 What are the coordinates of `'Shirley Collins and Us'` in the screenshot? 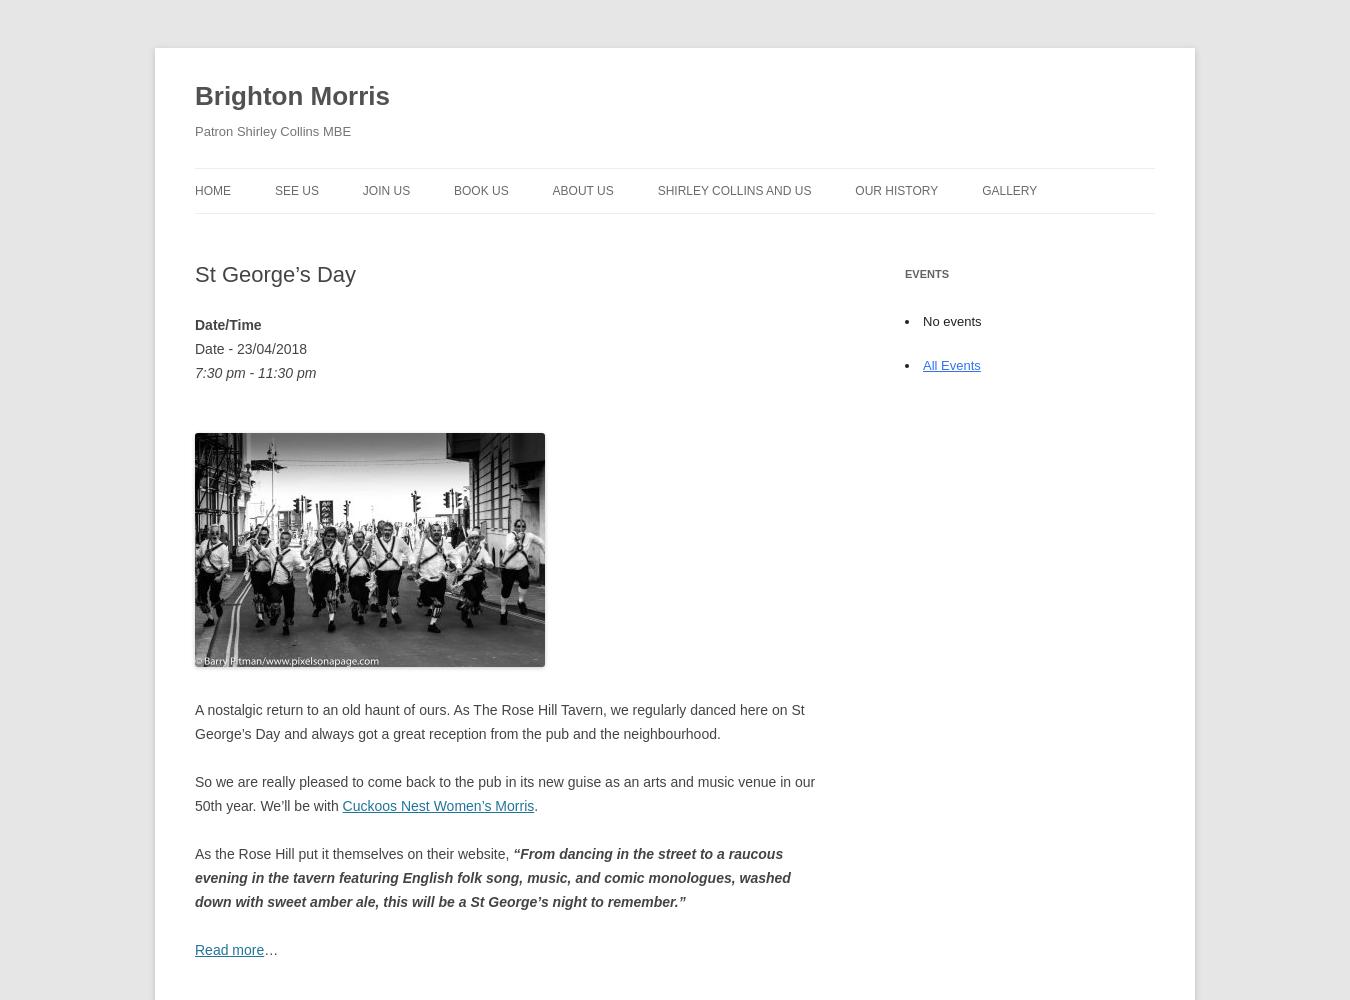 It's located at (732, 190).